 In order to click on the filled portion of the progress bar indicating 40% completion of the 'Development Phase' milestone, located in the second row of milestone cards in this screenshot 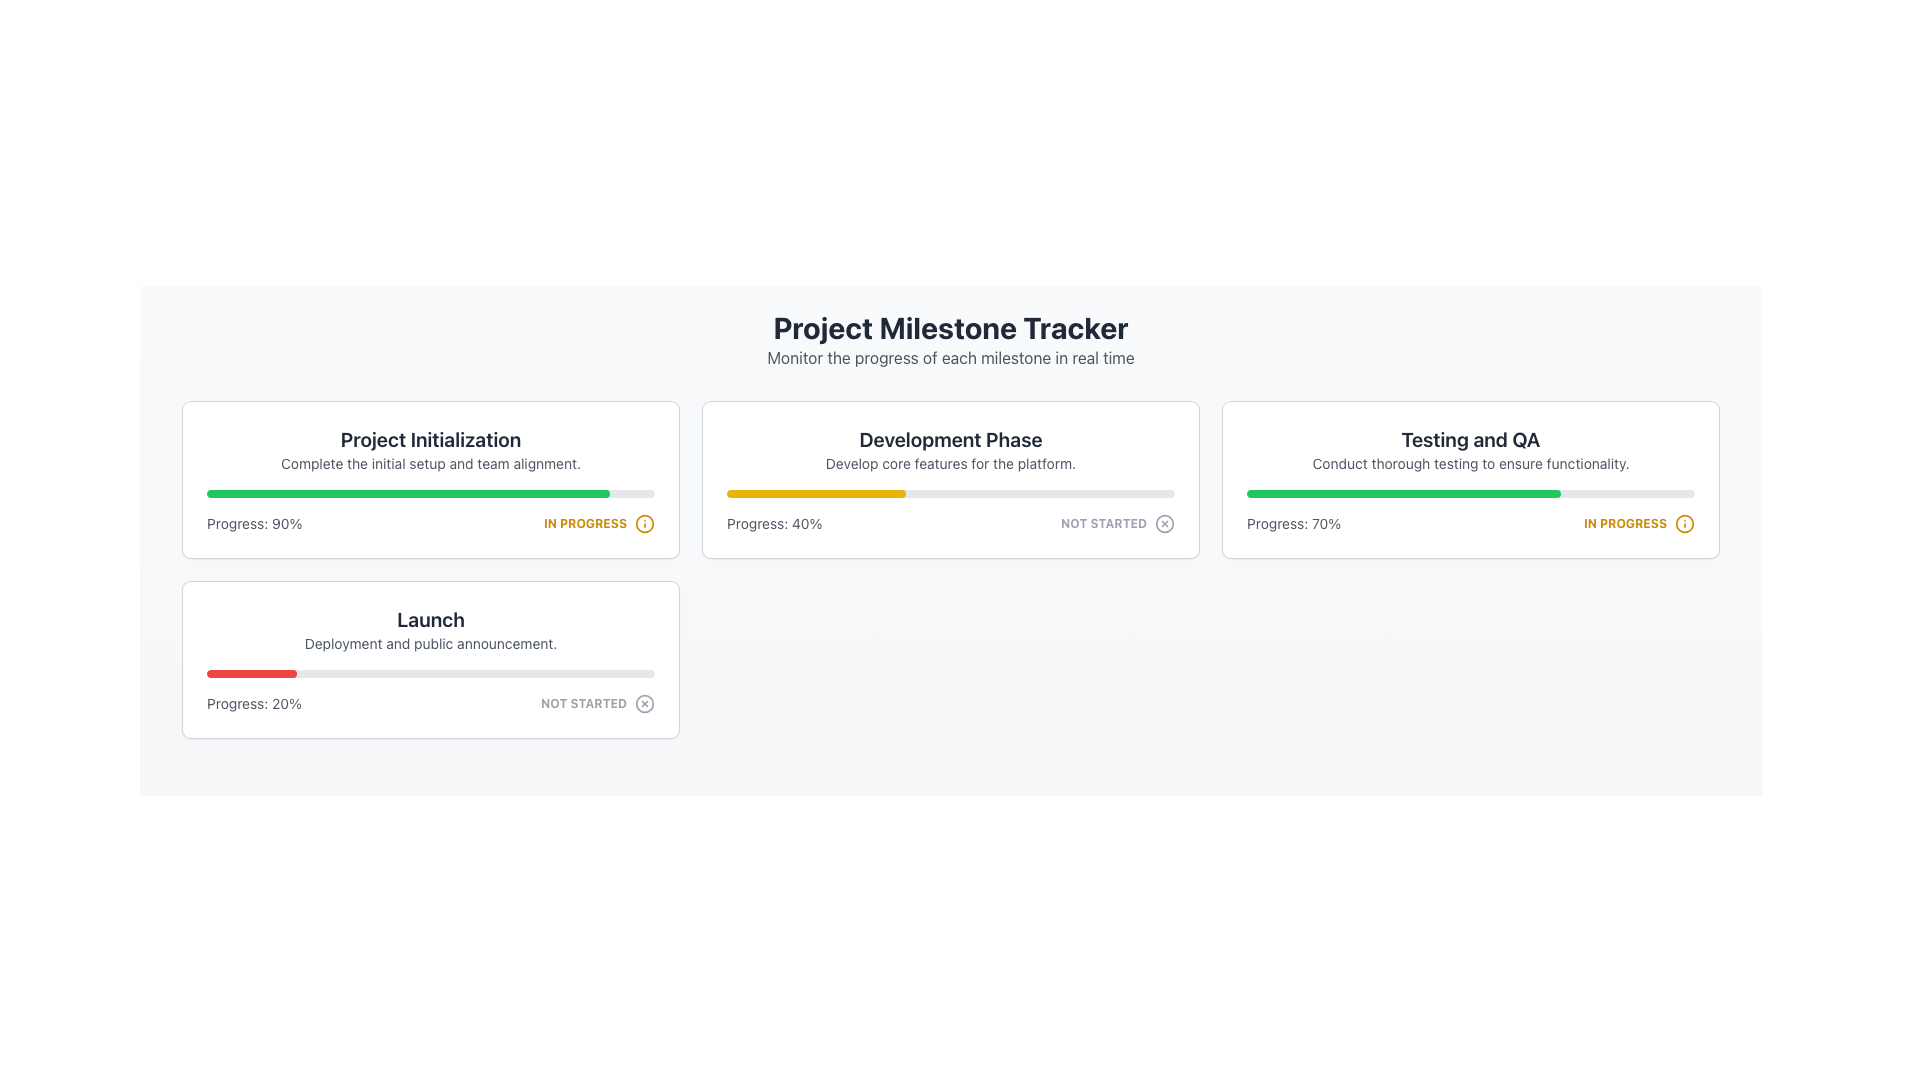, I will do `click(816, 493)`.